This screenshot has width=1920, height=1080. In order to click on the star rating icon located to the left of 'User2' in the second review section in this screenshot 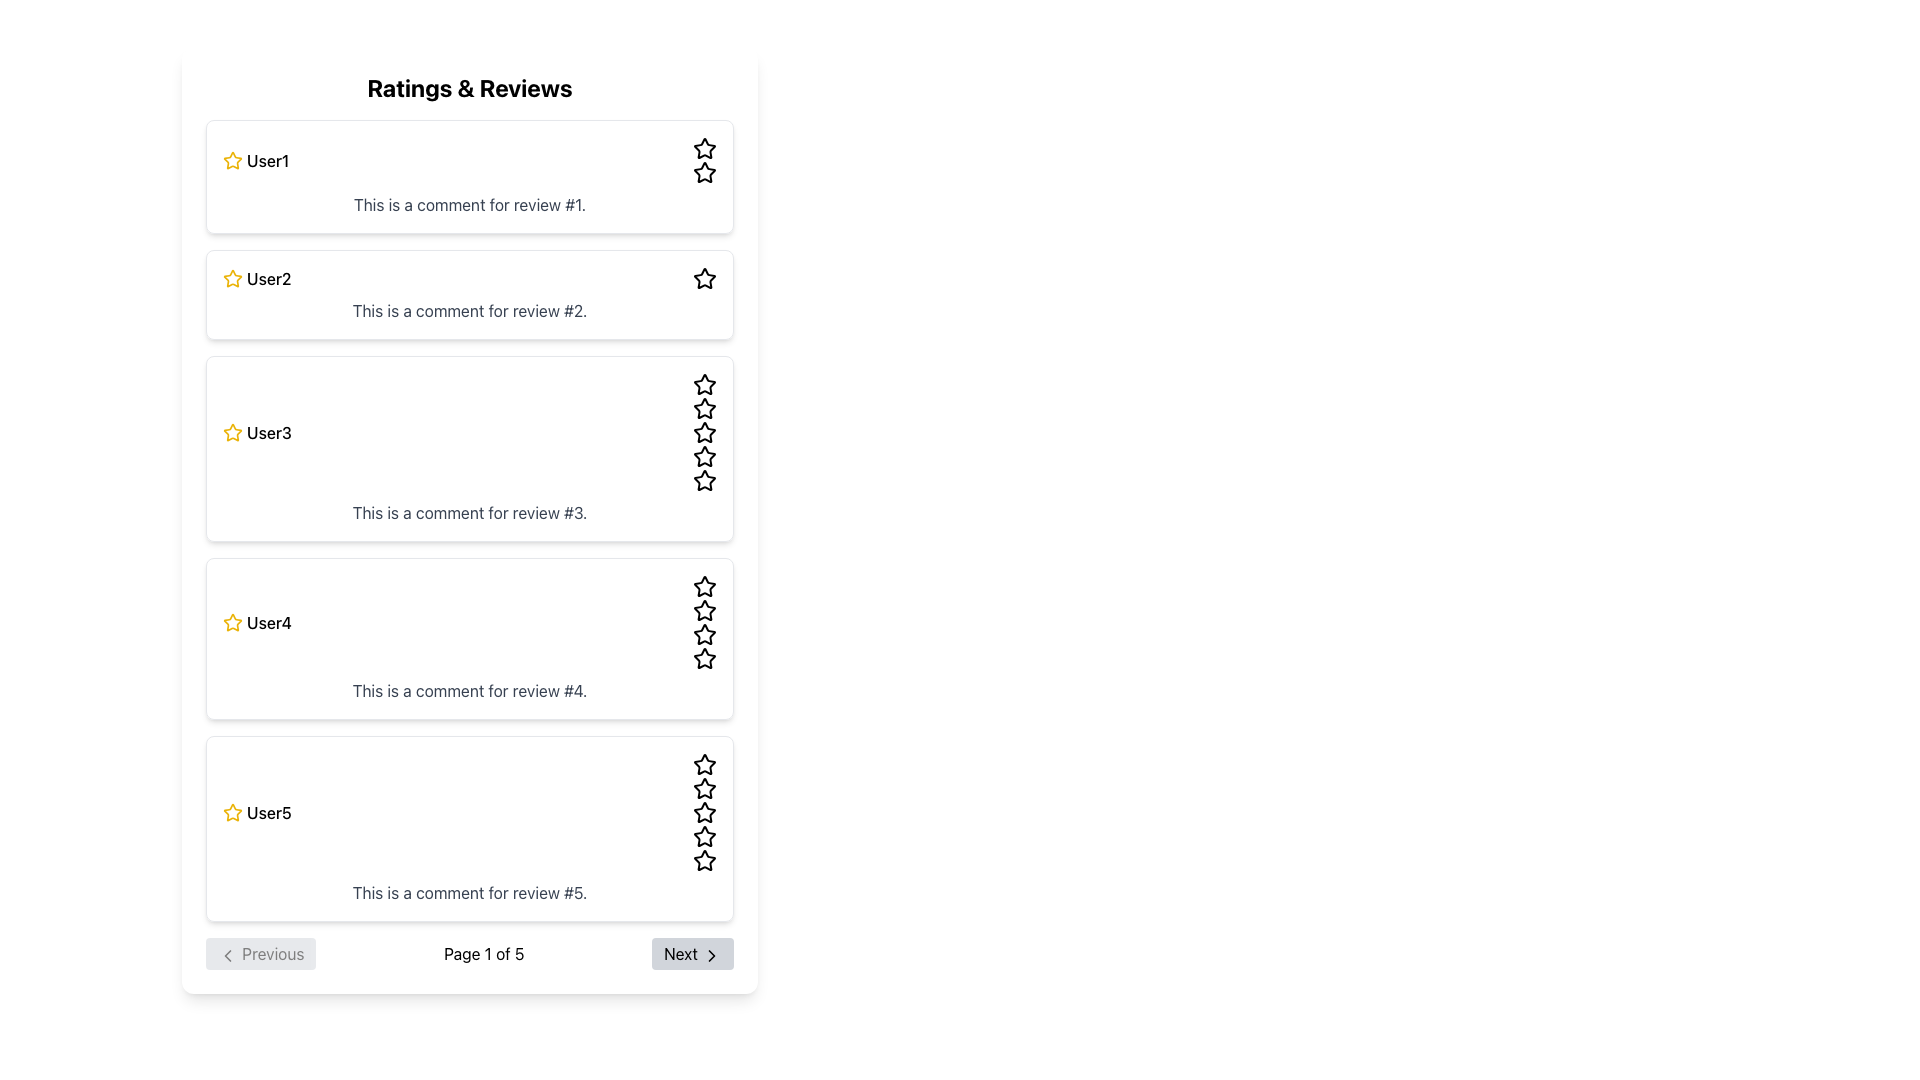, I will do `click(233, 278)`.